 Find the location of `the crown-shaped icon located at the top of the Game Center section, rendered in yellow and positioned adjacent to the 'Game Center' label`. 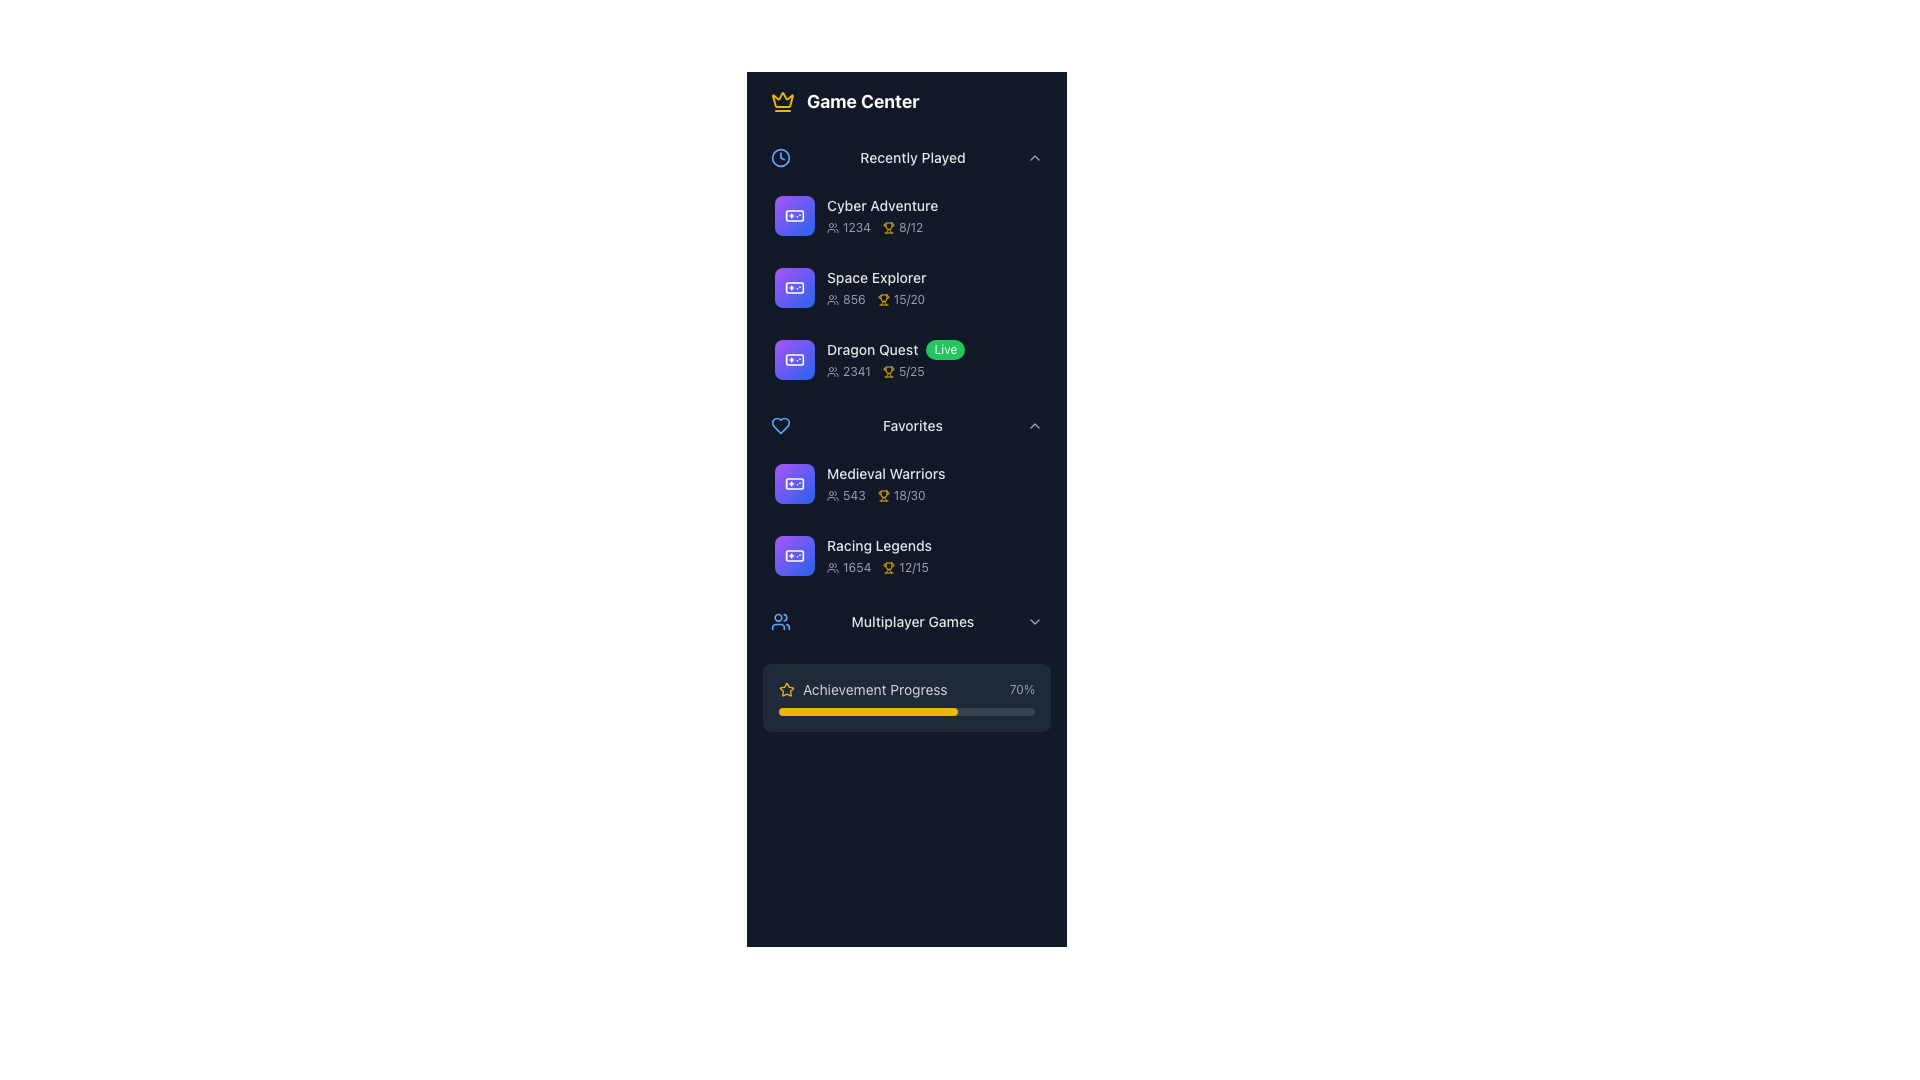

the crown-shaped icon located at the top of the Game Center section, rendered in yellow and positioned adjacent to the 'Game Center' label is located at coordinates (781, 100).